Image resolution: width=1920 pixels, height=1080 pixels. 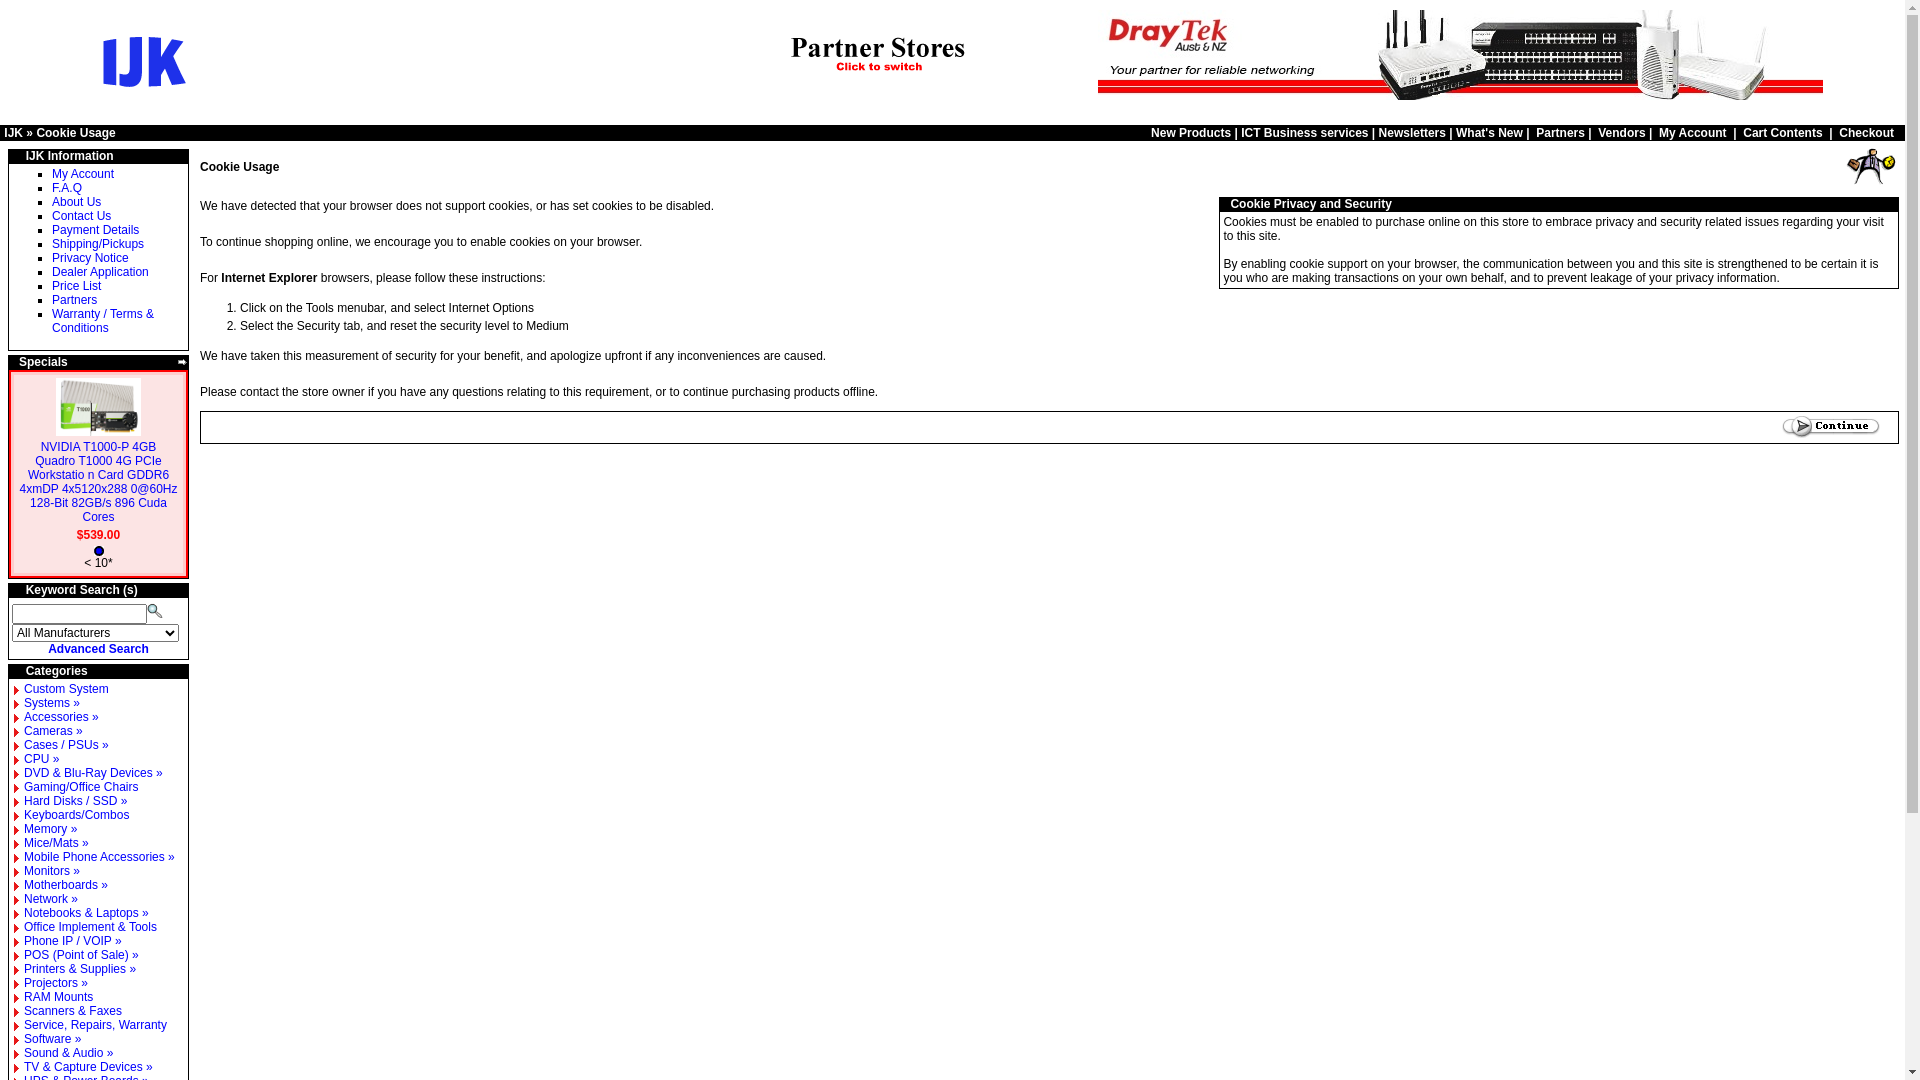 I want to click on 'Privacy Notice', so click(x=89, y=257).